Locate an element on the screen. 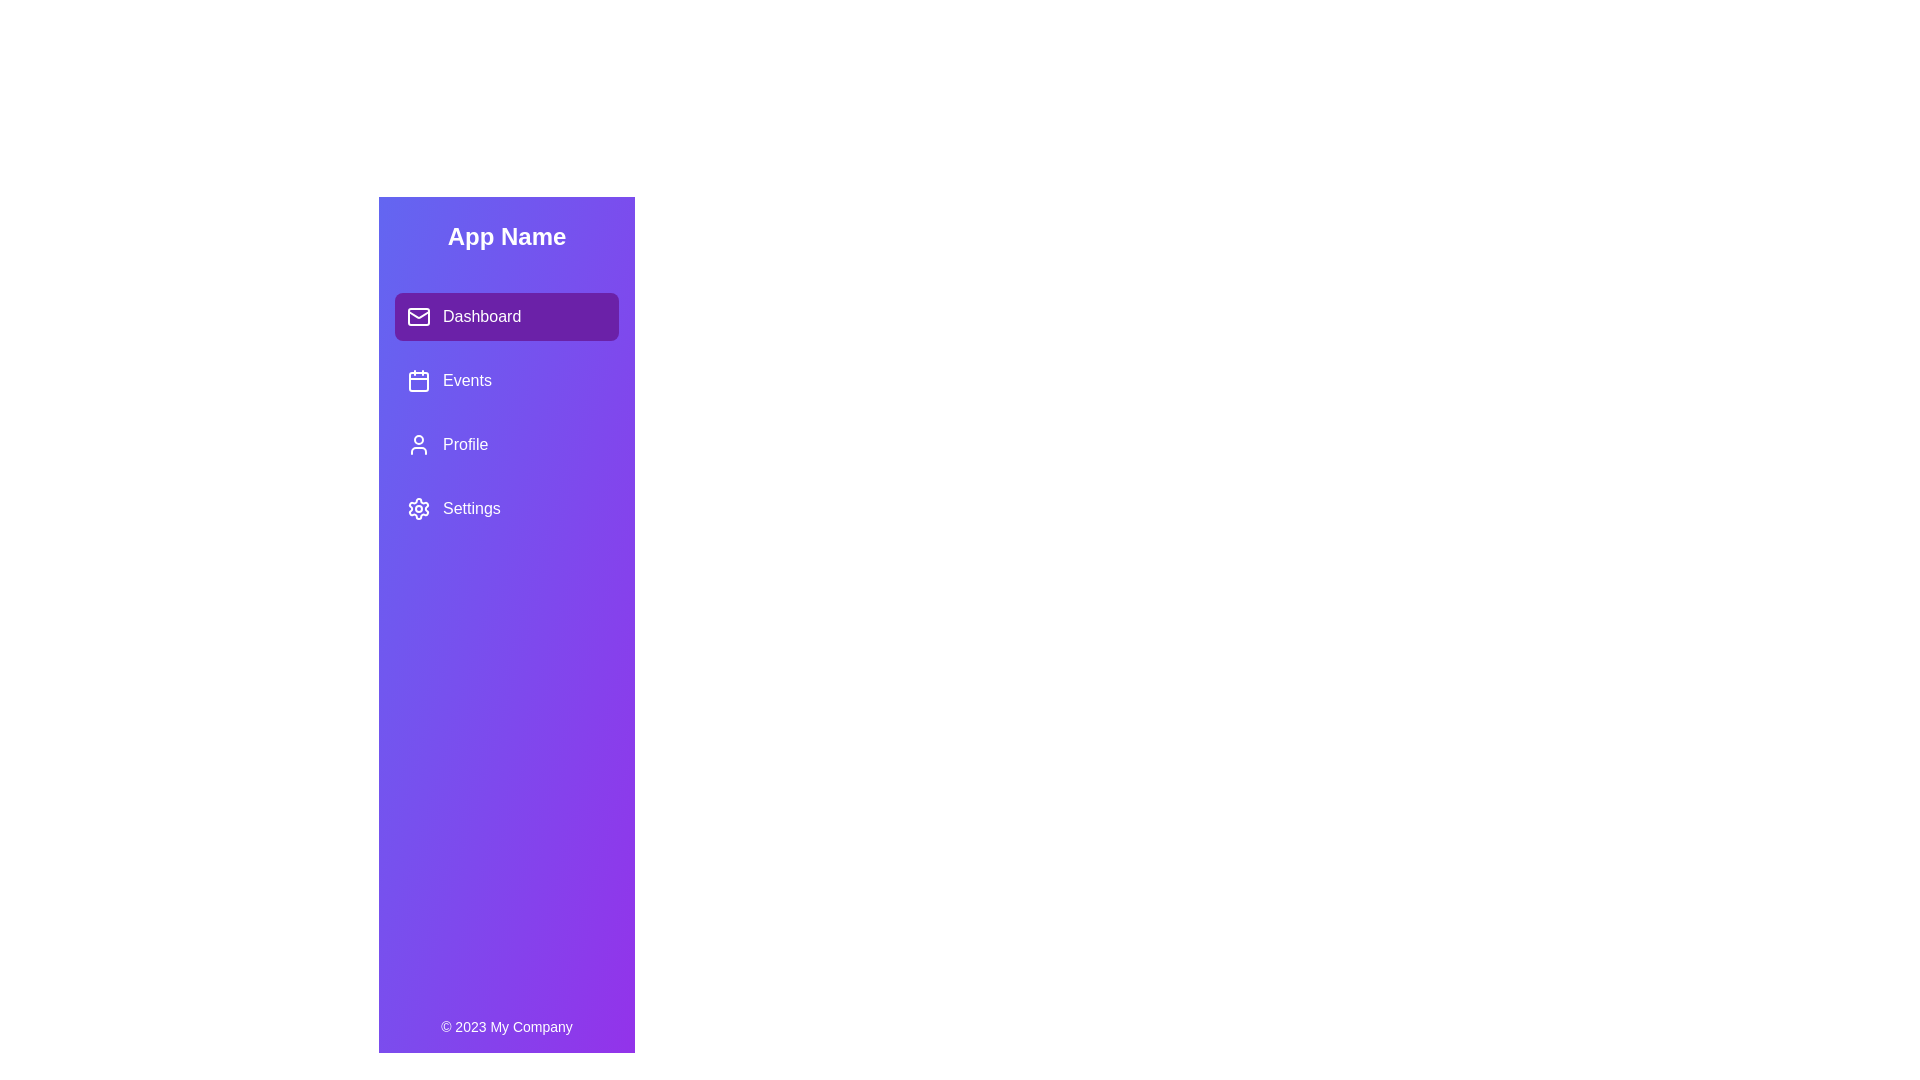 Image resolution: width=1920 pixels, height=1080 pixels. the navigation item Settings to highlight it is located at coordinates (507, 508).